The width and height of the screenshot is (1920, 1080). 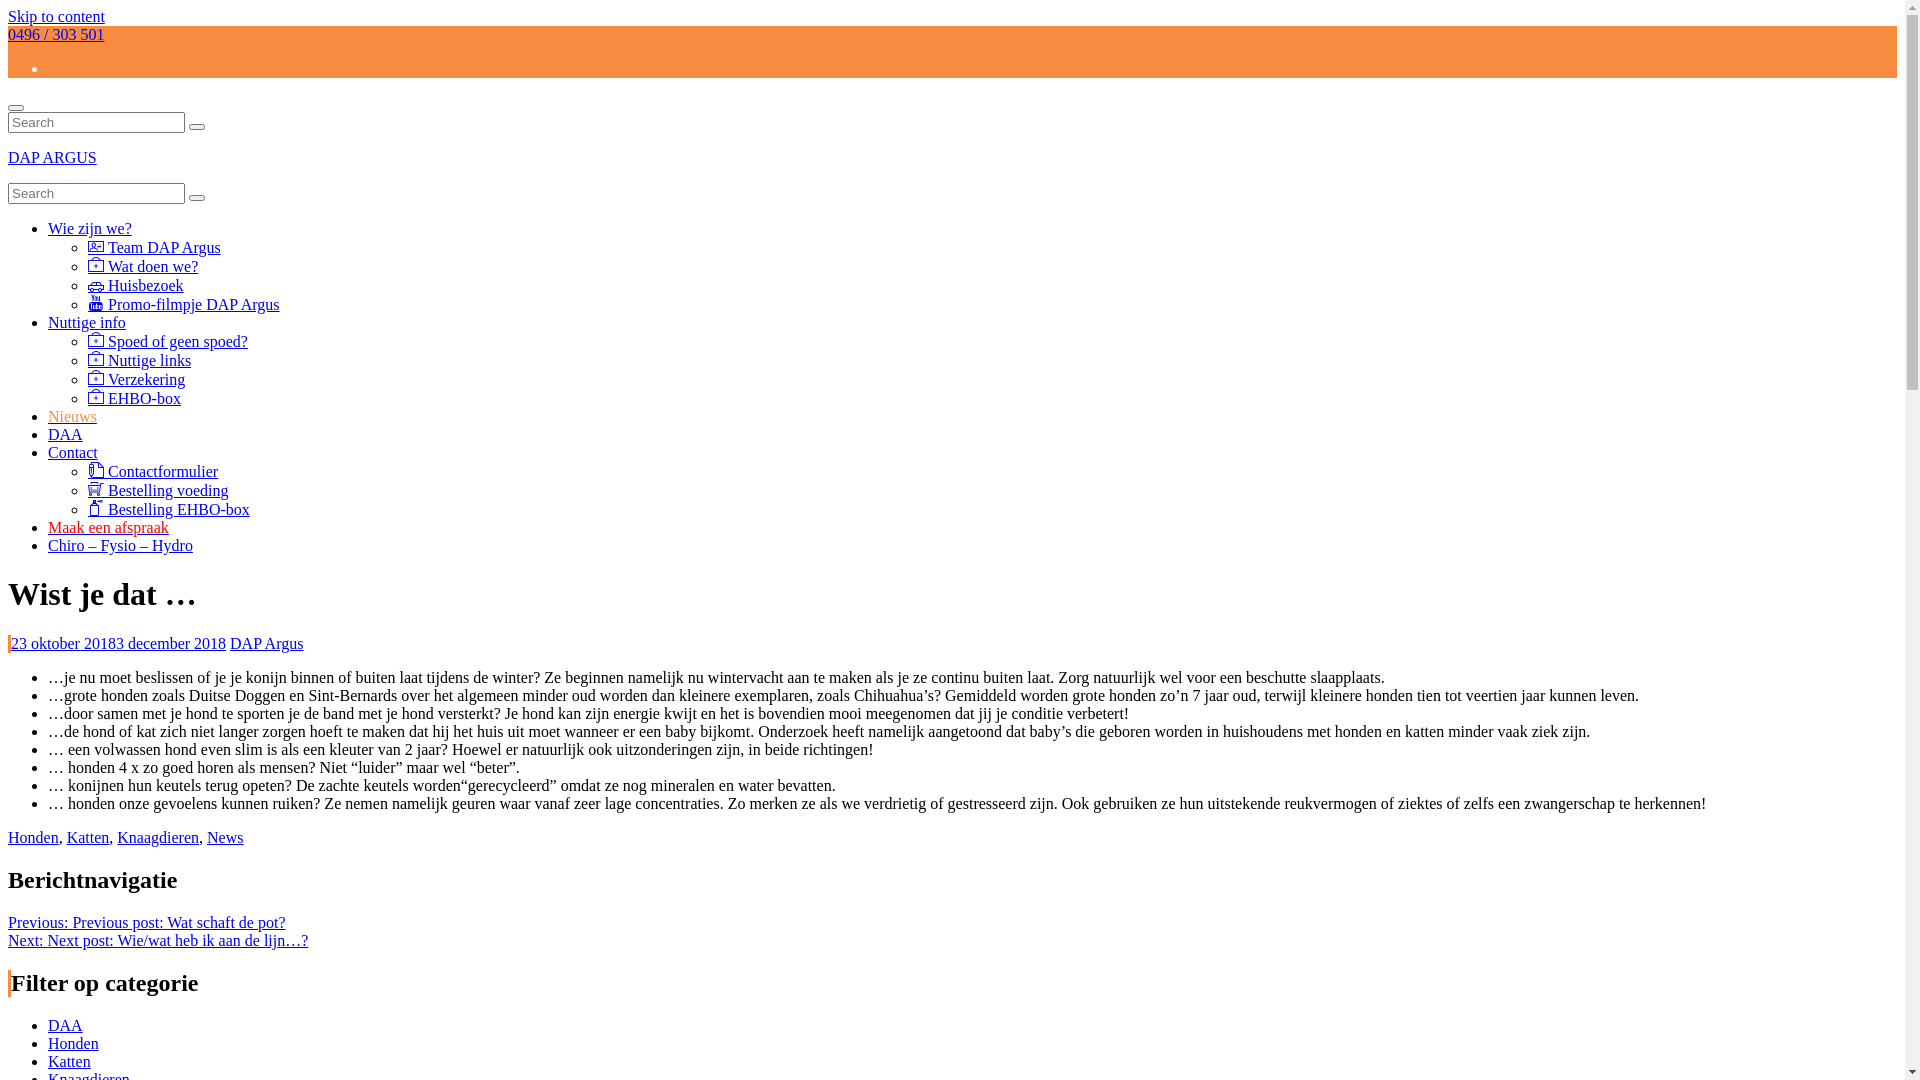 I want to click on 'Previous: Previous post: Wat schaft de pot?', so click(x=146, y=922).